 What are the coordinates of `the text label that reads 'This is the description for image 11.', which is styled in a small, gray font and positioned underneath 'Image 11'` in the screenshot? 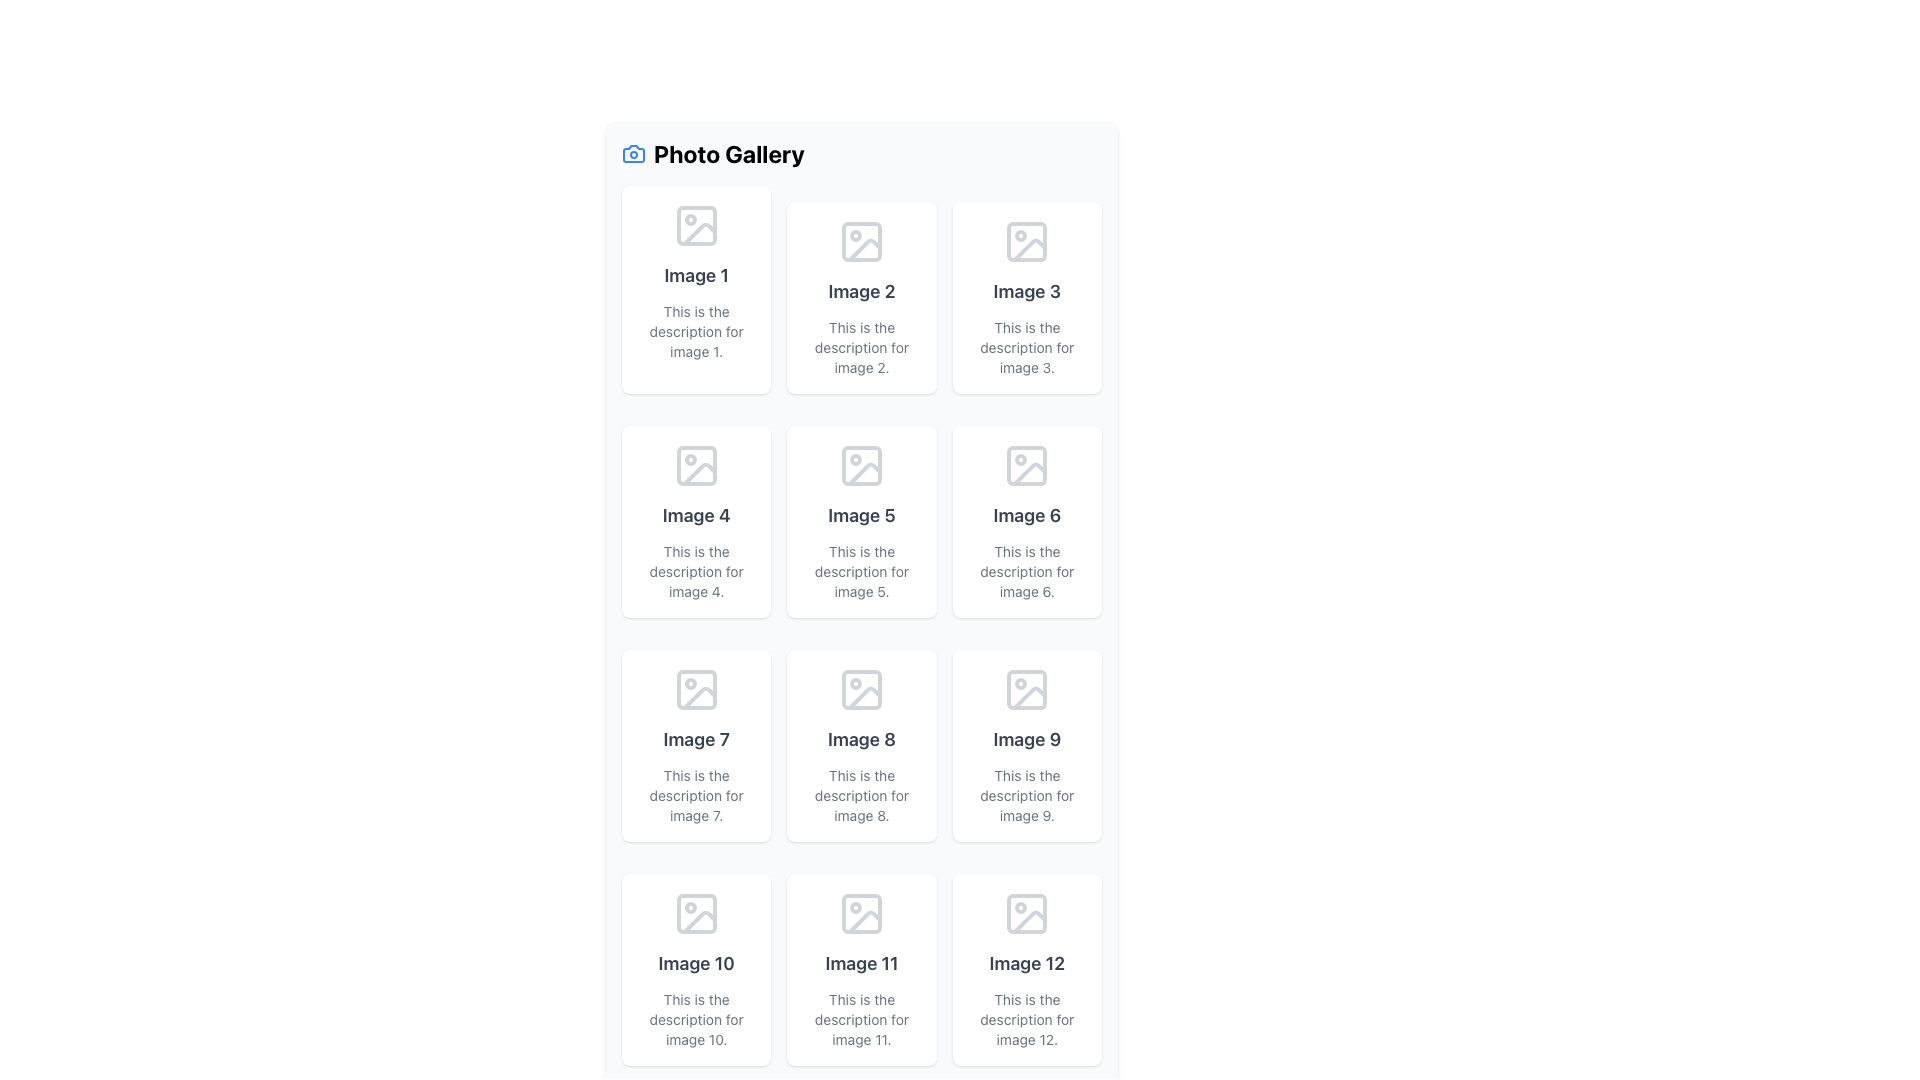 It's located at (862, 1019).